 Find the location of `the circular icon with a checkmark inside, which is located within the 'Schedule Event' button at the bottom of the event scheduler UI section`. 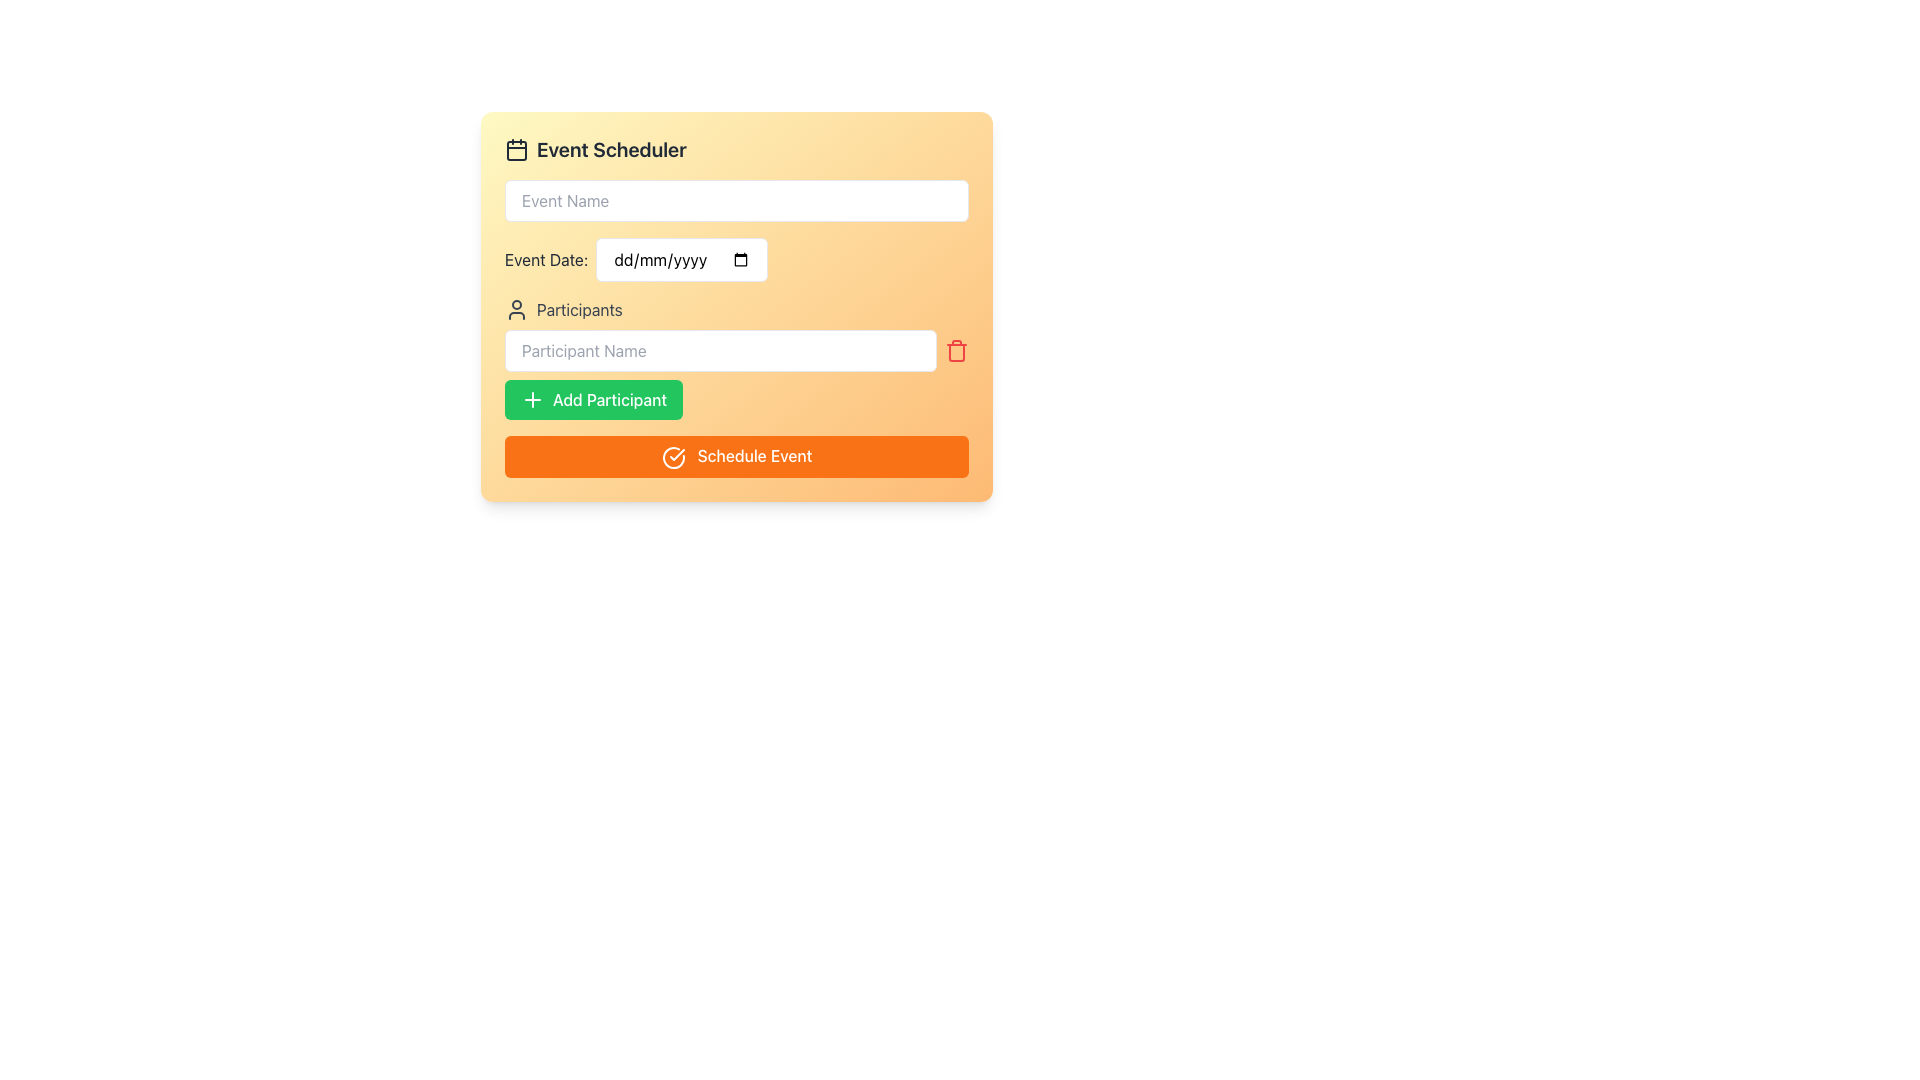

the circular icon with a checkmark inside, which is located within the 'Schedule Event' button at the bottom of the event scheduler UI section is located at coordinates (673, 457).